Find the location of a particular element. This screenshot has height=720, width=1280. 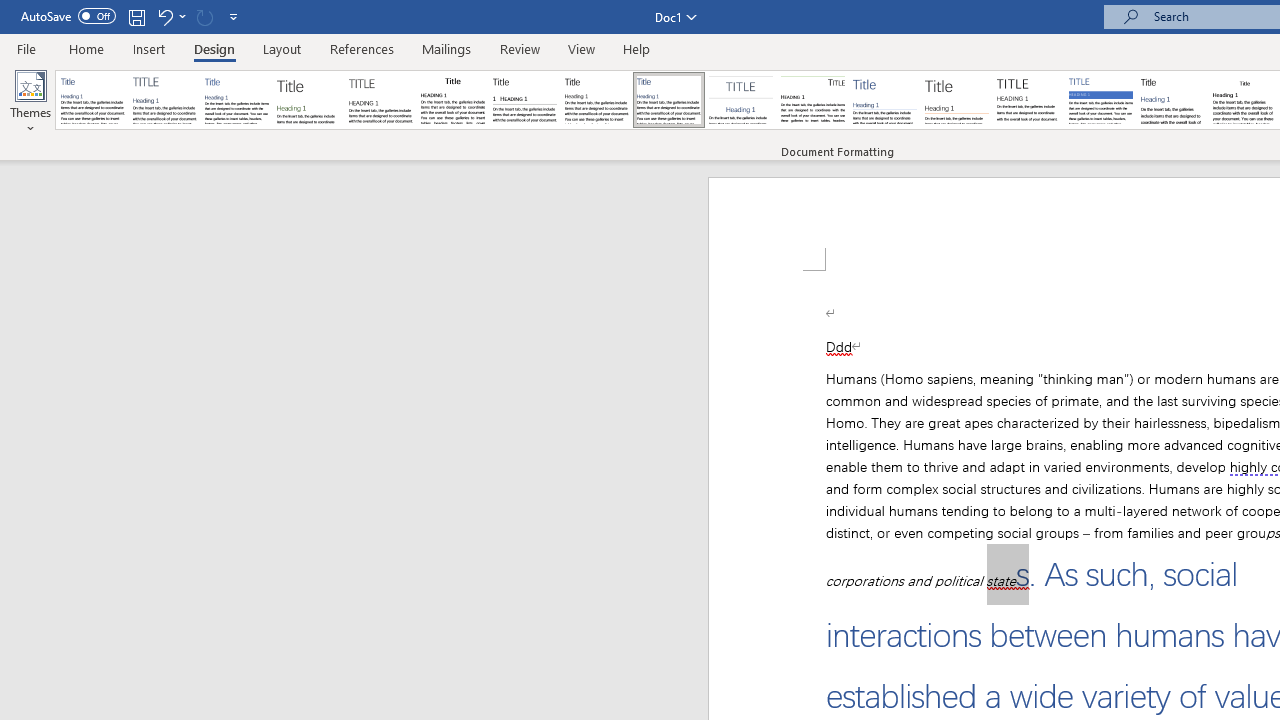

'Black & White (Capitalized)' is located at coordinates (381, 100).